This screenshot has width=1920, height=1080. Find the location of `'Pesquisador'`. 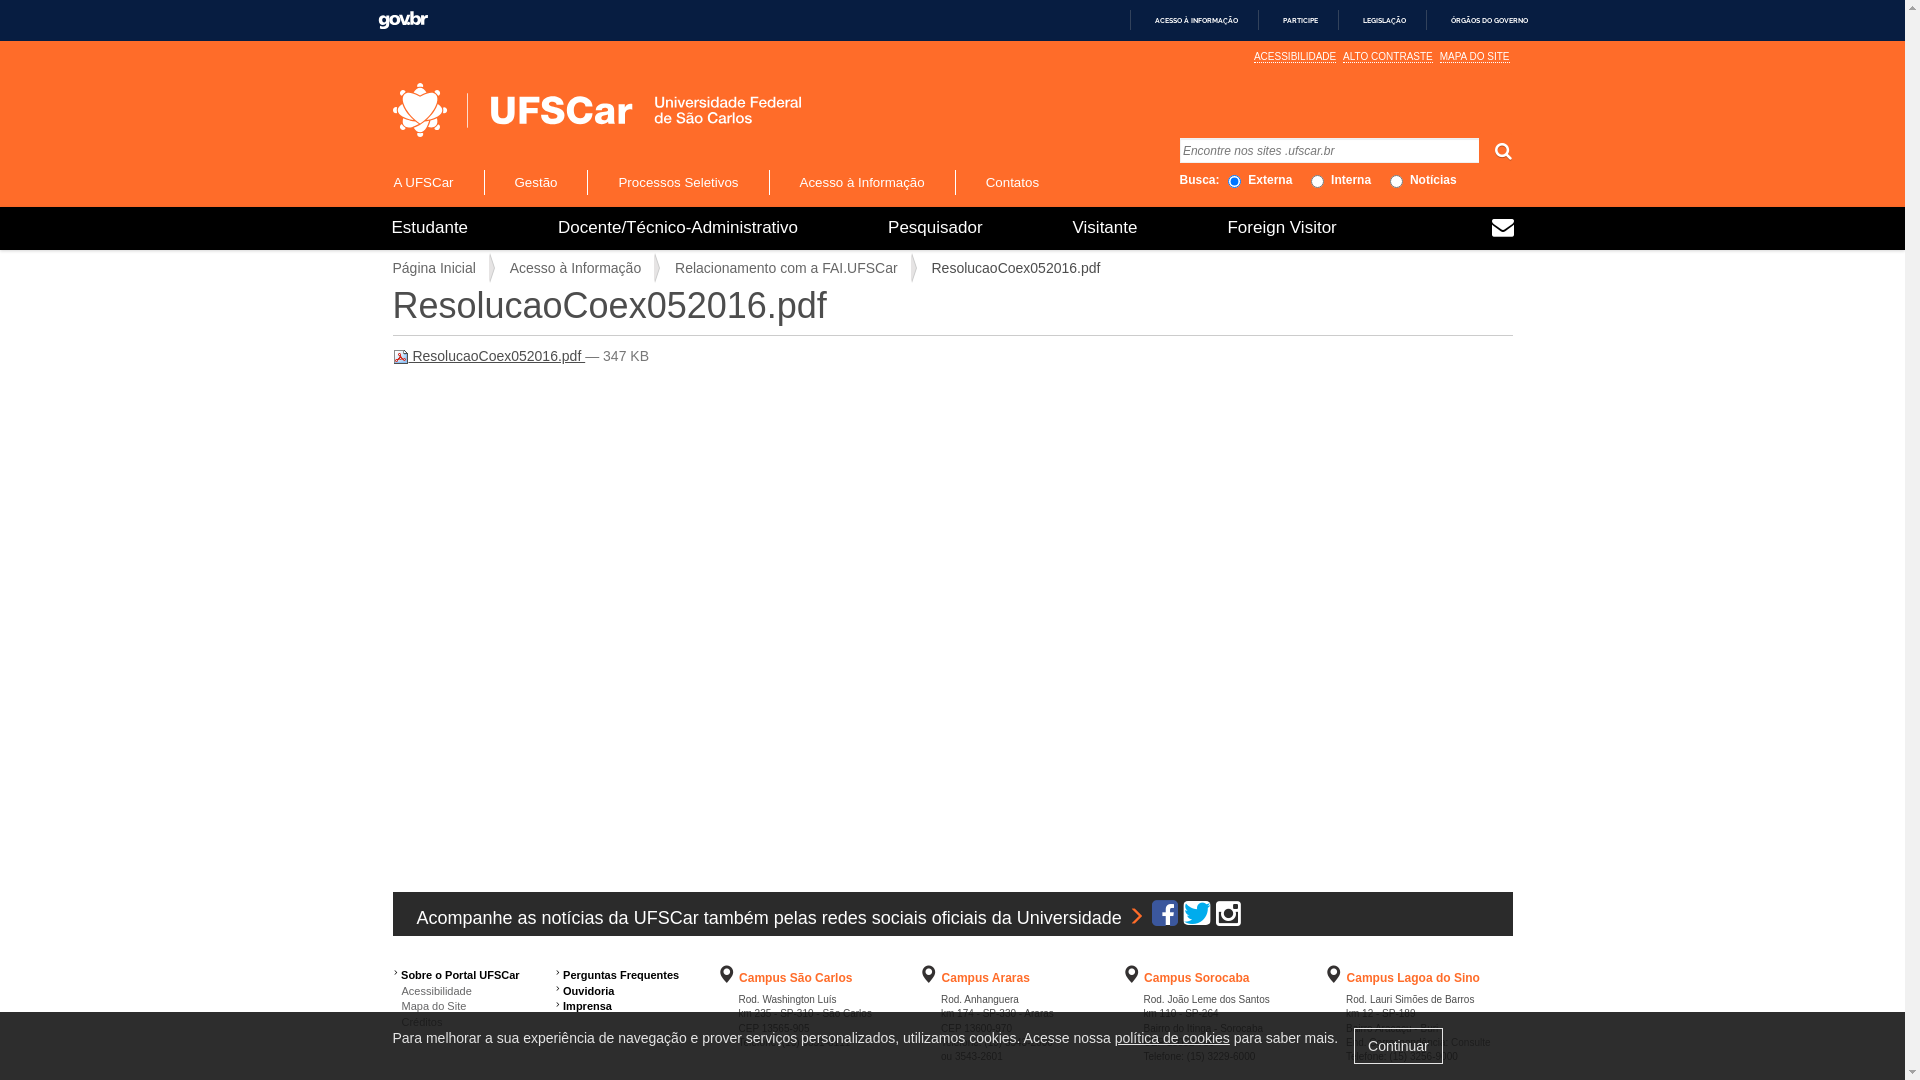

'Pesquisador' is located at coordinates (843, 226).